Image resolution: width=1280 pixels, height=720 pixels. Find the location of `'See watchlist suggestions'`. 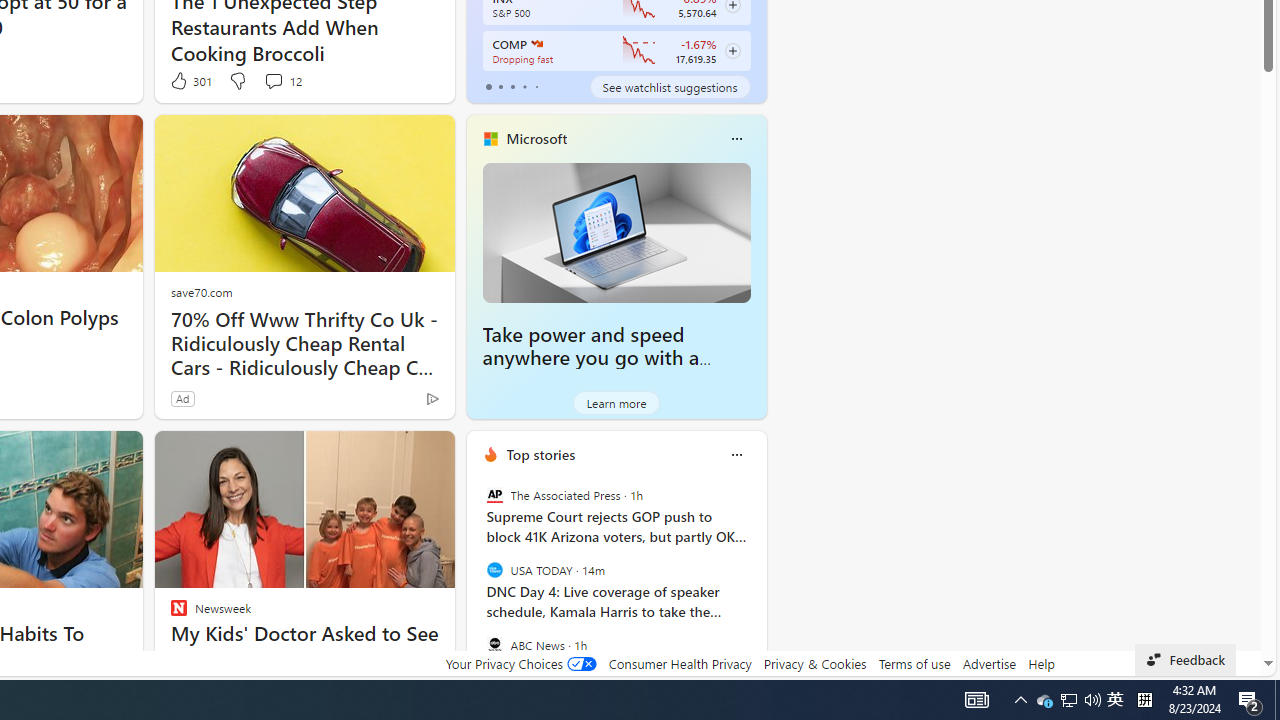

'See watchlist suggestions' is located at coordinates (670, 86).